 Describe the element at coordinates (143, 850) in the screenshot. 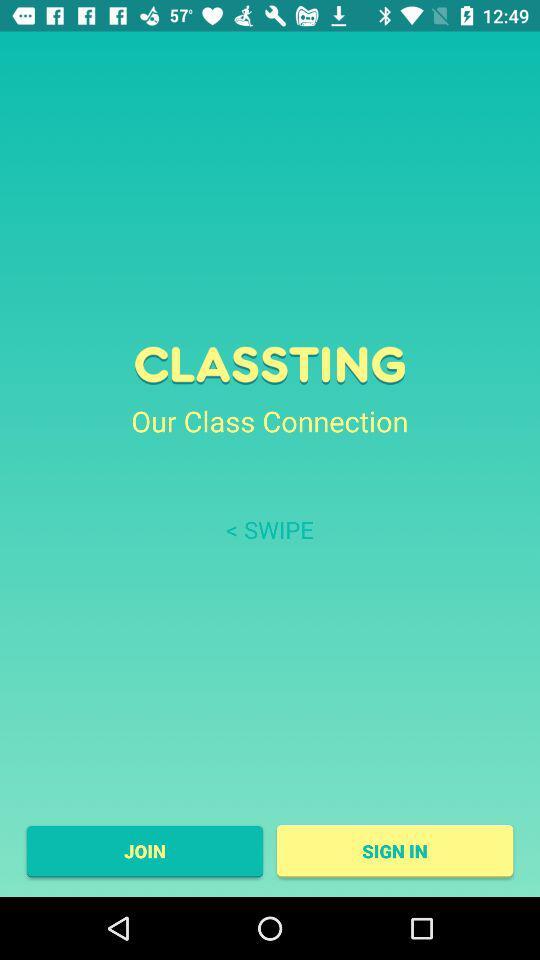

I see `item to the left of sign in icon` at that location.